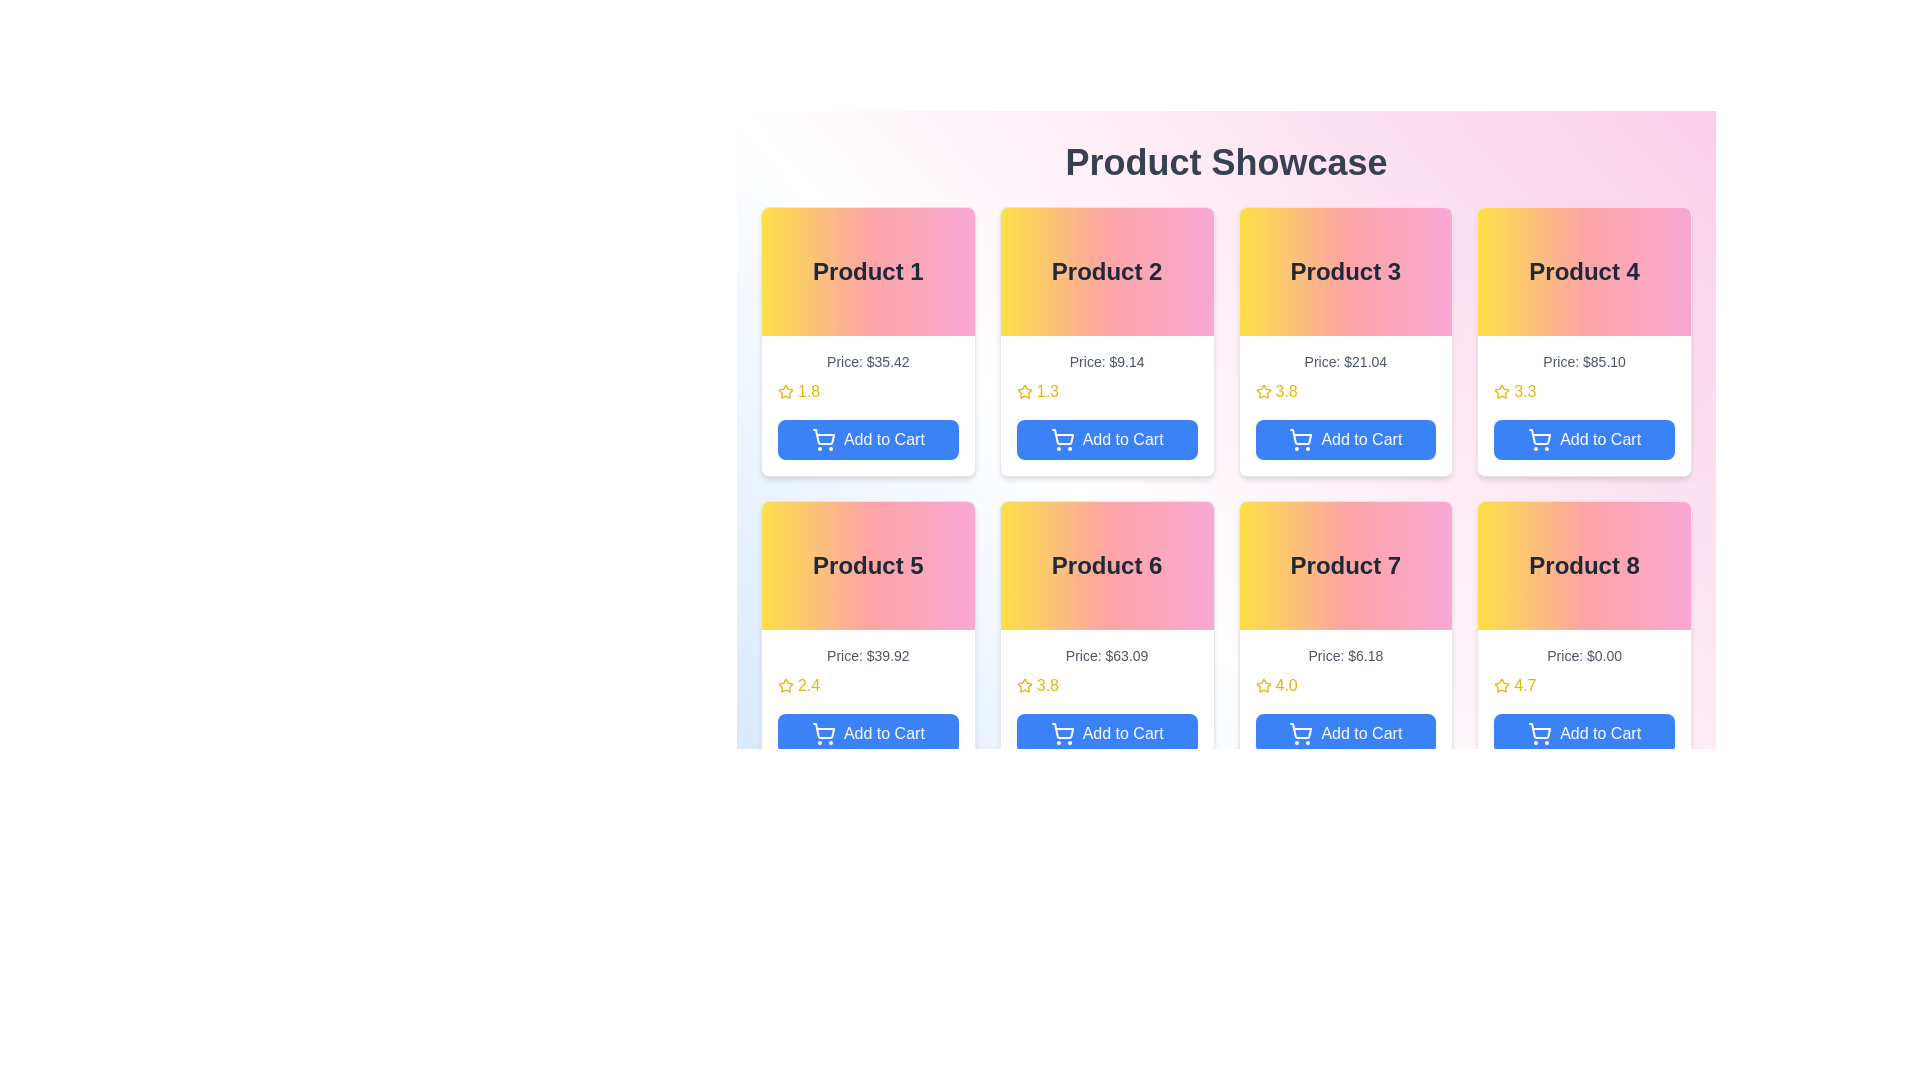 Image resolution: width=1920 pixels, height=1080 pixels. Describe the element at coordinates (868, 566) in the screenshot. I see `the text label for 'Product 5', located in the center of the second row, first column of the product grid below the 'Product Showcase' heading` at that location.